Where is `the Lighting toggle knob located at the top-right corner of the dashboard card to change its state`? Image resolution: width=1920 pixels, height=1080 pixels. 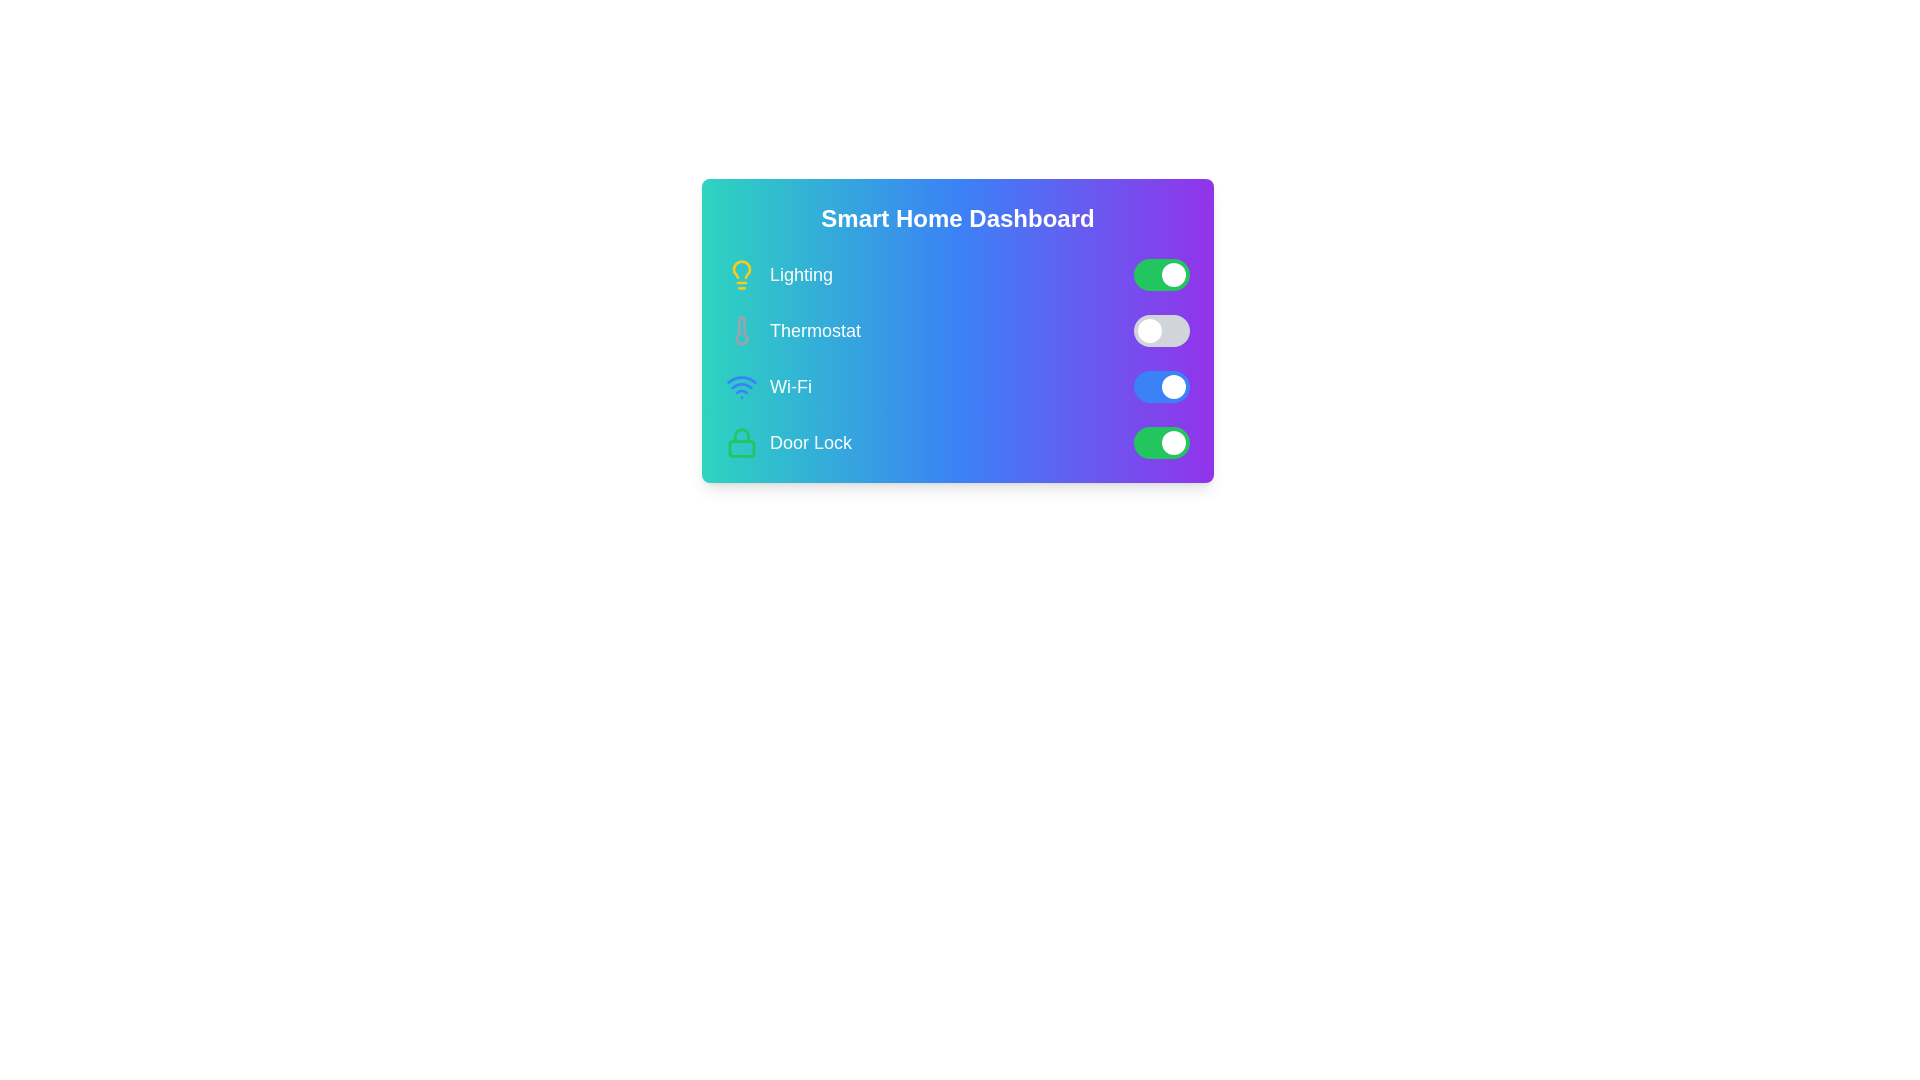 the Lighting toggle knob located at the top-right corner of the dashboard card to change its state is located at coordinates (1174, 274).